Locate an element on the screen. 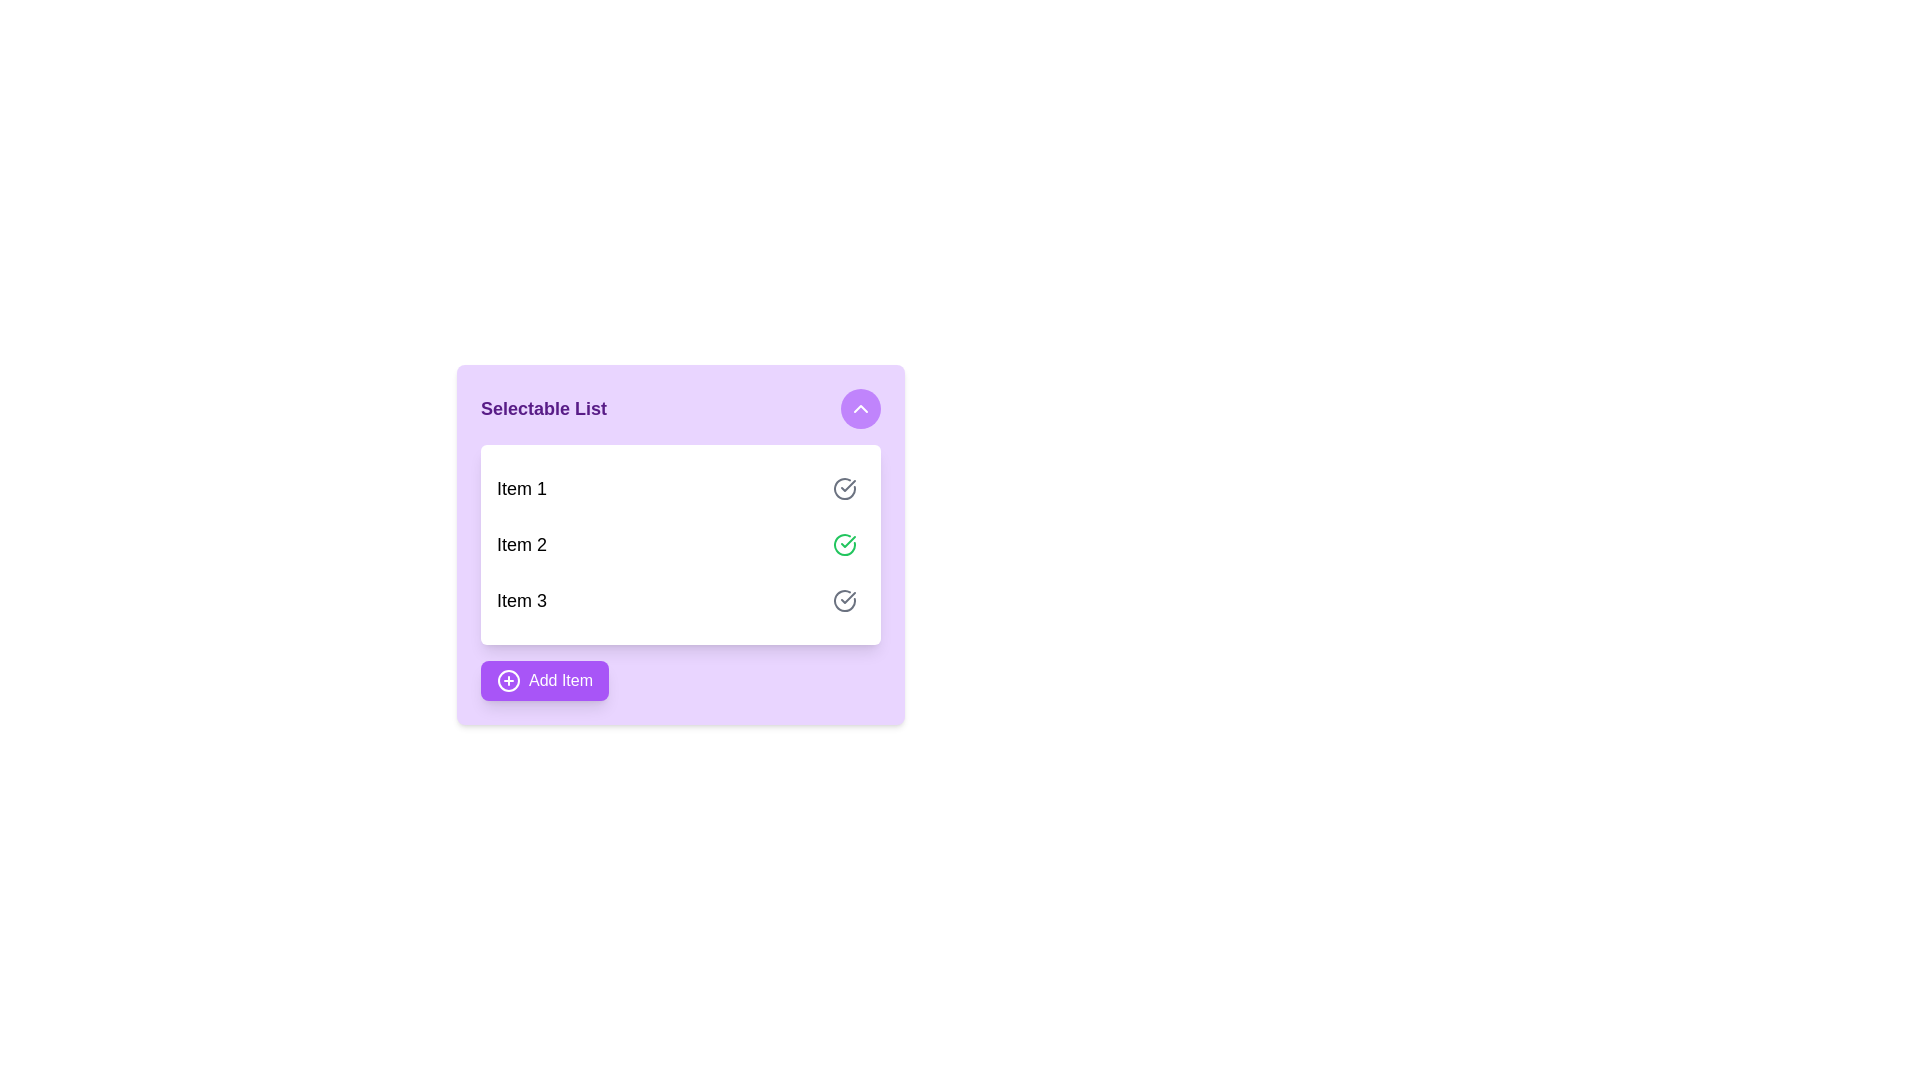 The image size is (1920, 1080). the status indicated by the checkmark icon, which is green with a circular outline and positioned to the right of 'Item 2' in the selectable list is located at coordinates (848, 486).